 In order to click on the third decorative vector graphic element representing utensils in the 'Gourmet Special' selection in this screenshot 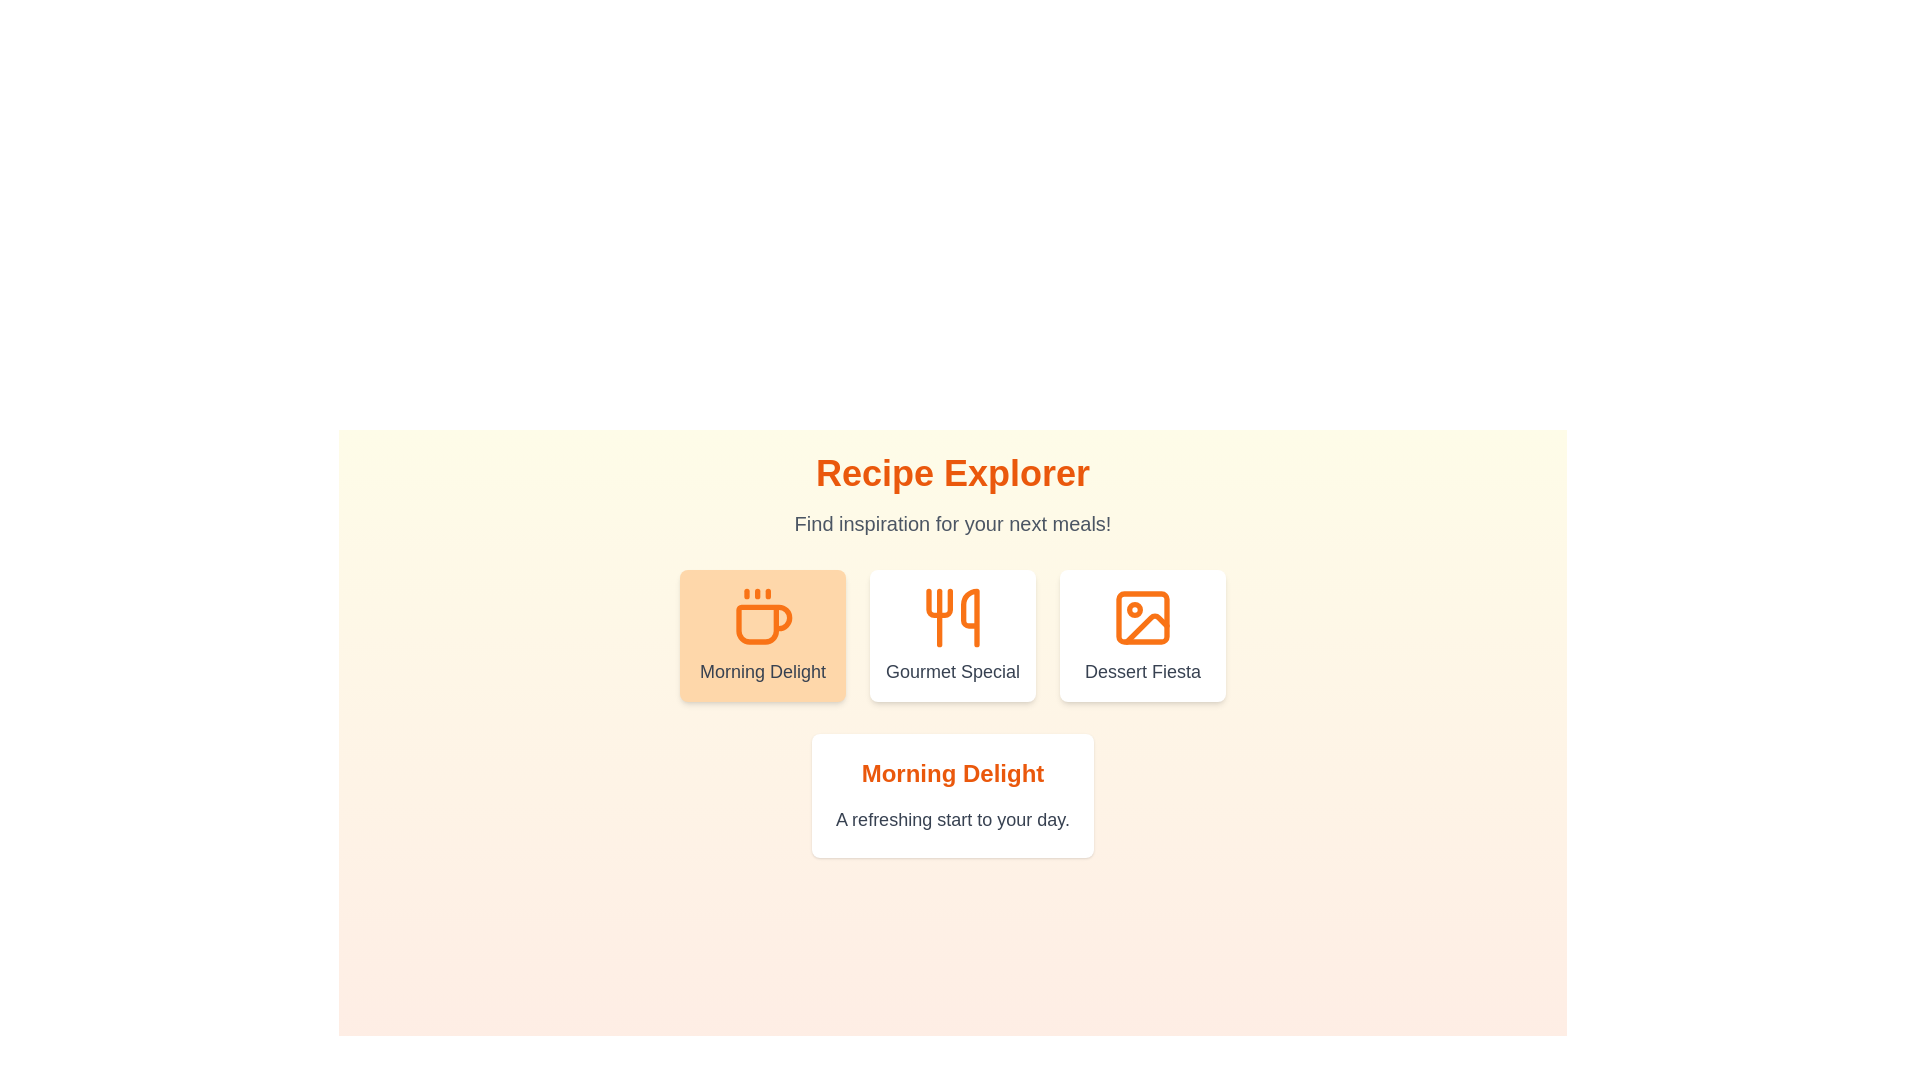, I will do `click(970, 616)`.